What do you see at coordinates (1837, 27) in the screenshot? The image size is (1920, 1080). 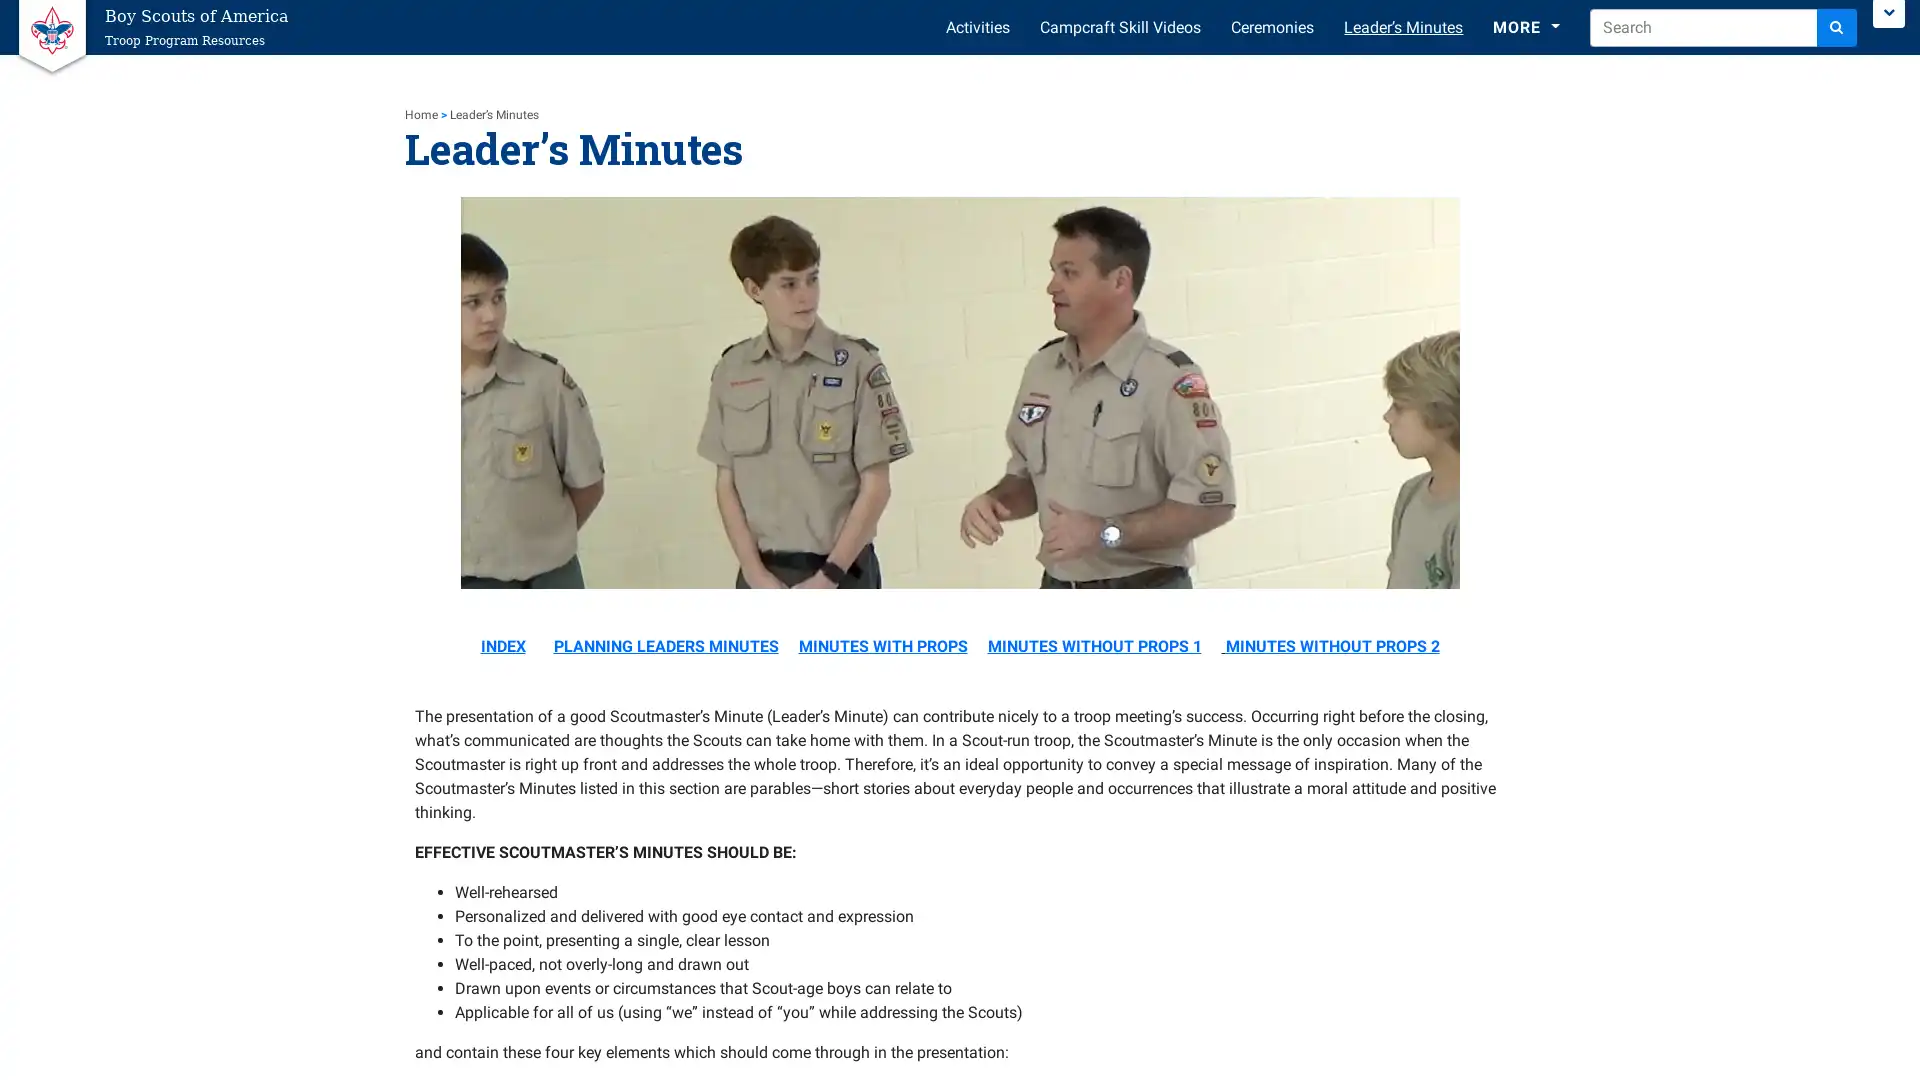 I see `Search` at bounding box center [1837, 27].